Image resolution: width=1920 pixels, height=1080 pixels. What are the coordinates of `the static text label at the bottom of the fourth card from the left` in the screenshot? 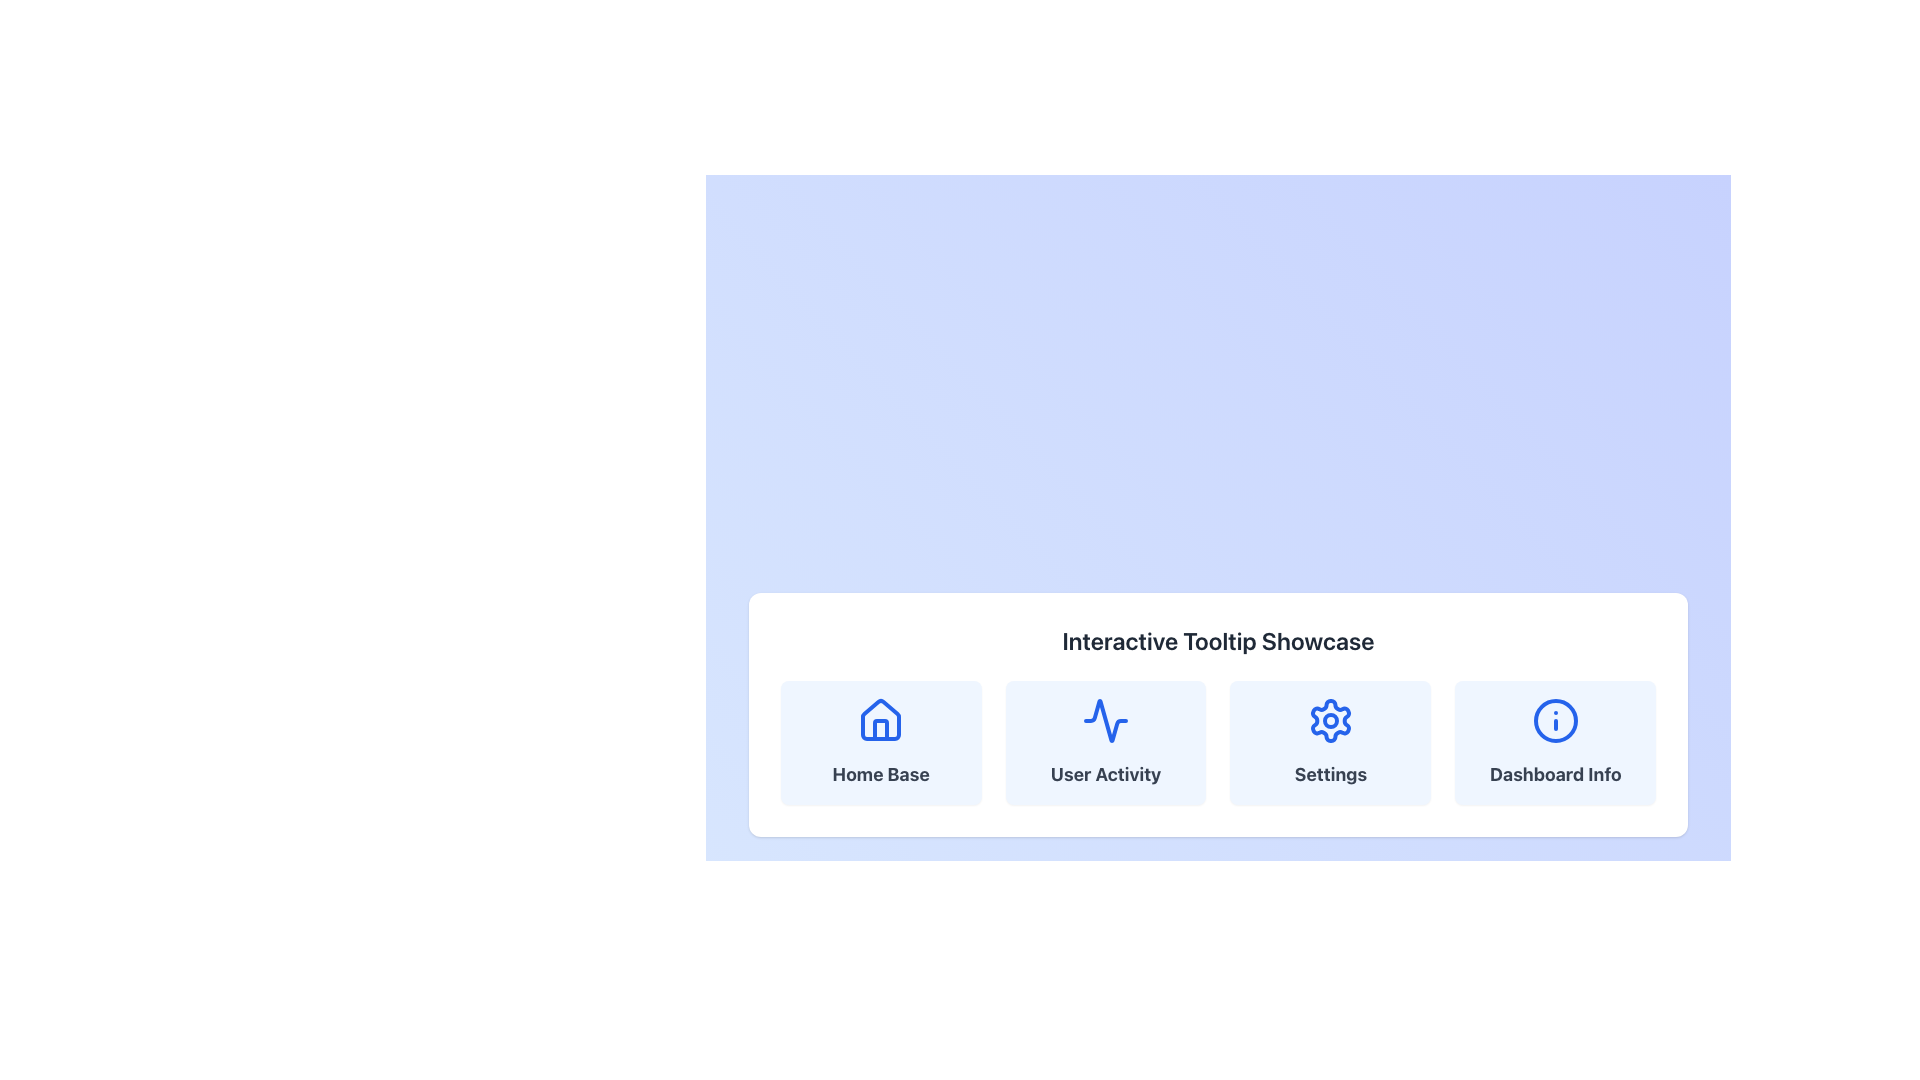 It's located at (1554, 774).